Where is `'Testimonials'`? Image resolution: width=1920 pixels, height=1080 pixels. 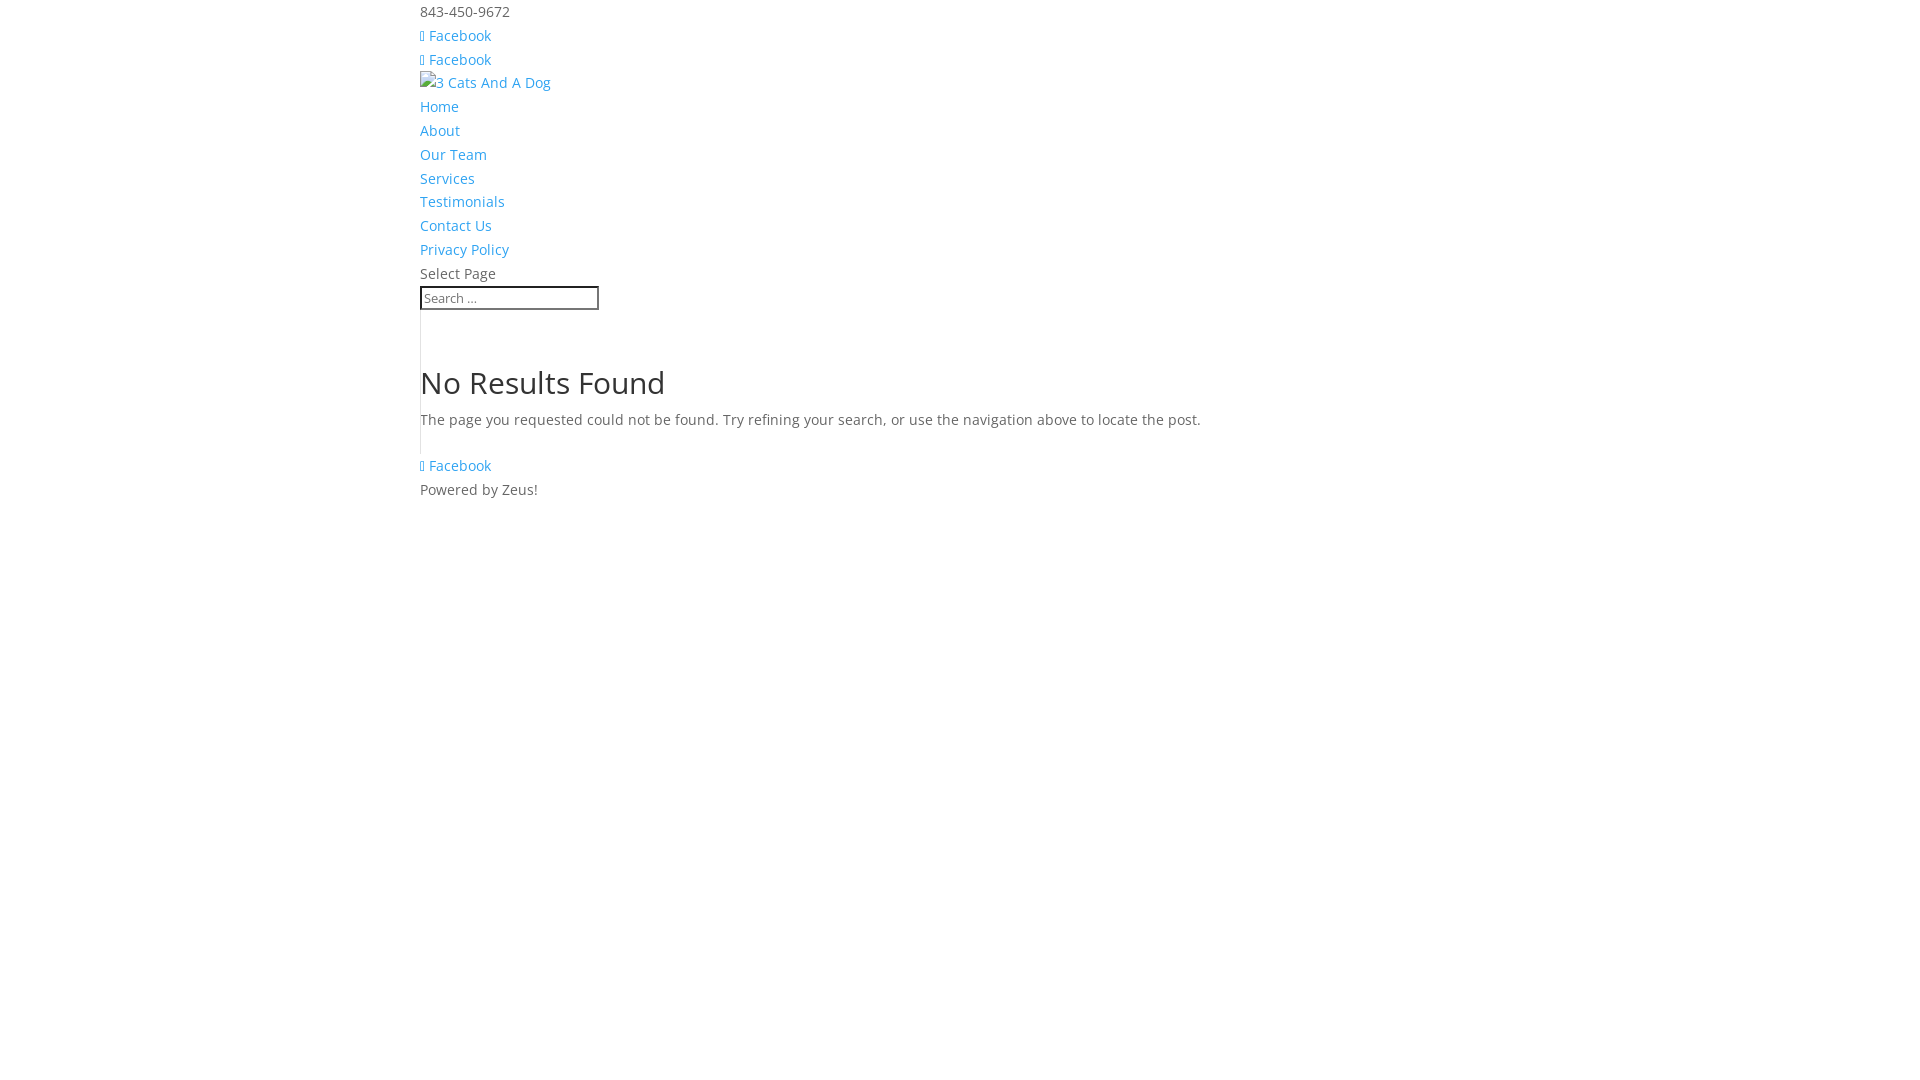
'Testimonials' is located at coordinates (461, 201).